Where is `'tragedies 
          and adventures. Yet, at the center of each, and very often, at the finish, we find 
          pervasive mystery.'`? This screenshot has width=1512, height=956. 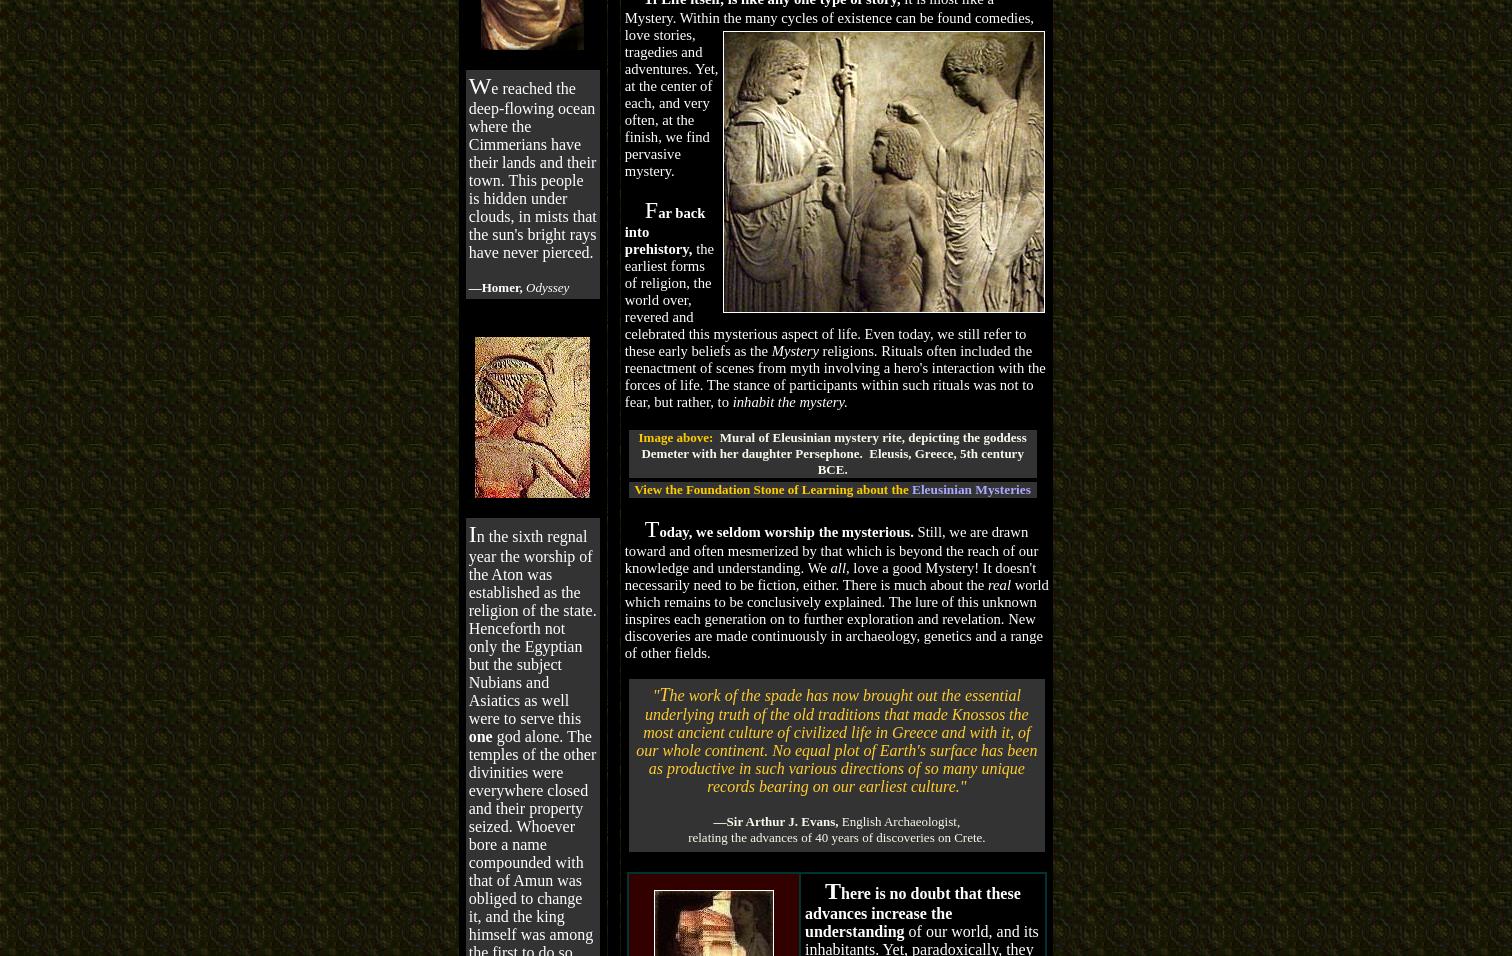
'tragedies 
          and adventures. Yet, at the center of each, and very often, at the finish, we find 
          pervasive mystery.' is located at coordinates (671, 109).